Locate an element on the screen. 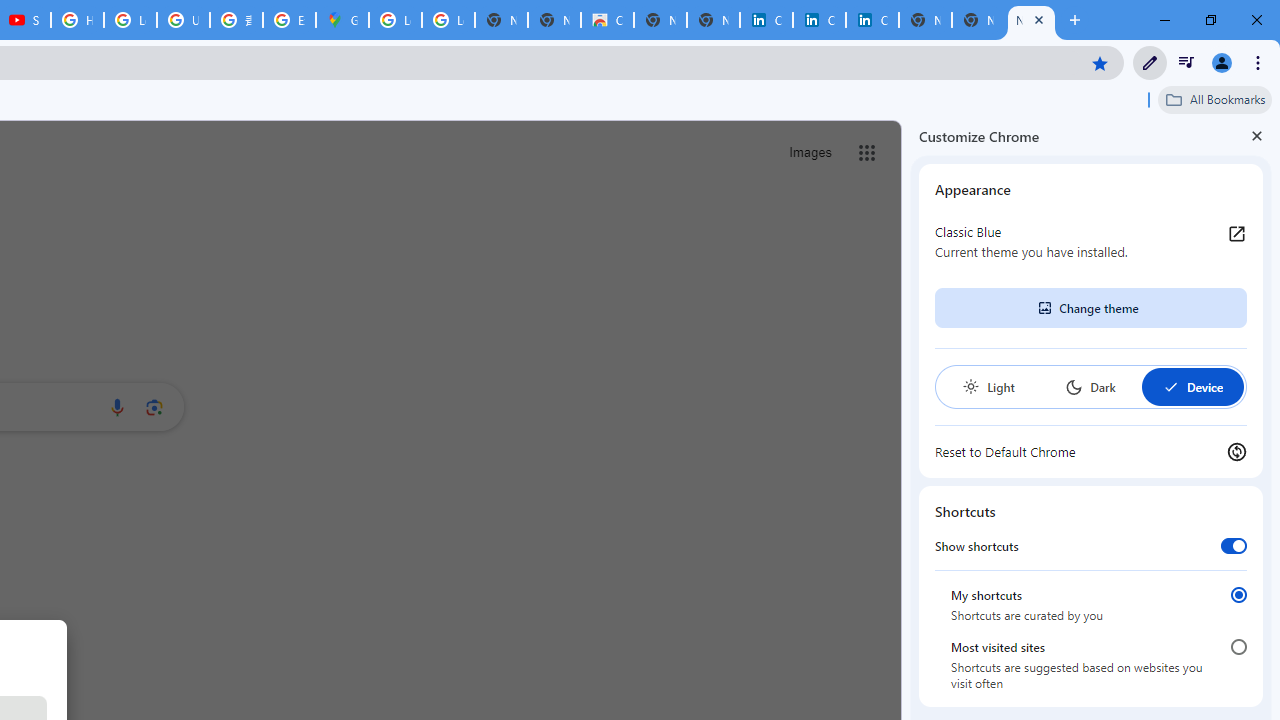  'Explore new street-level details - Google Maps Help' is located at coordinates (288, 20).